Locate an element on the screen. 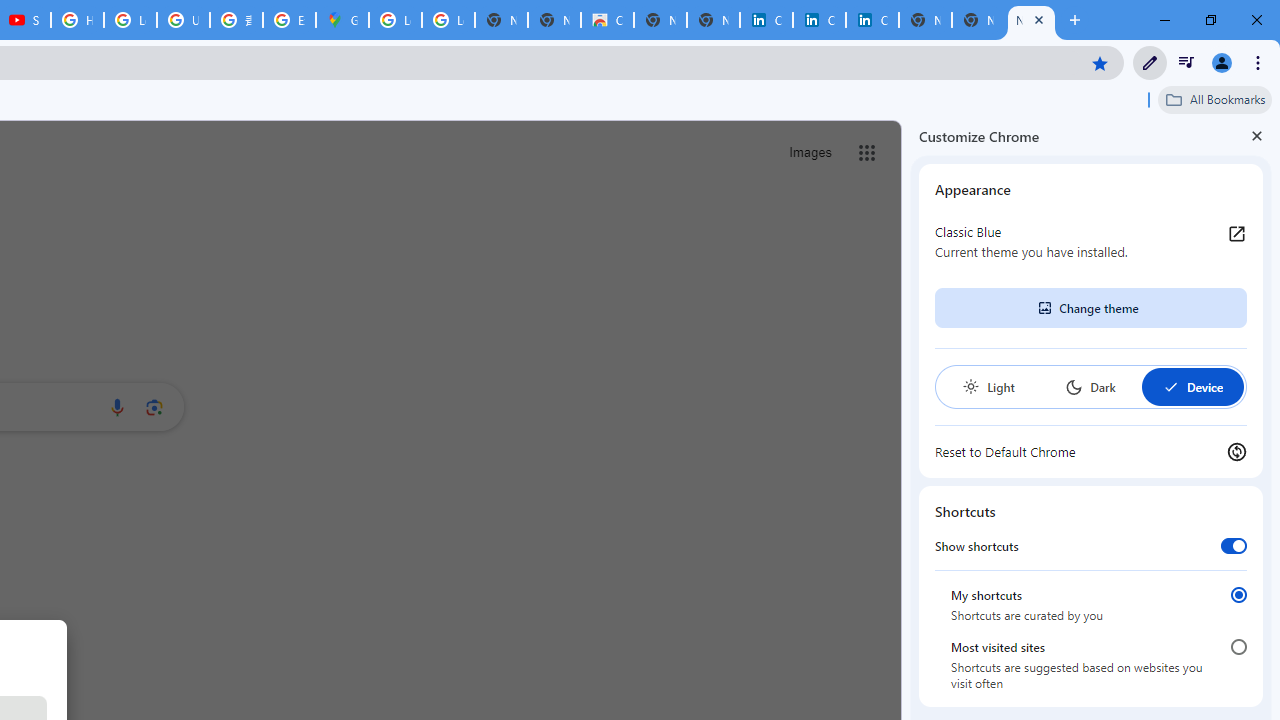  'Explore new street-level details - Google Maps Help' is located at coordinates (288, 20).